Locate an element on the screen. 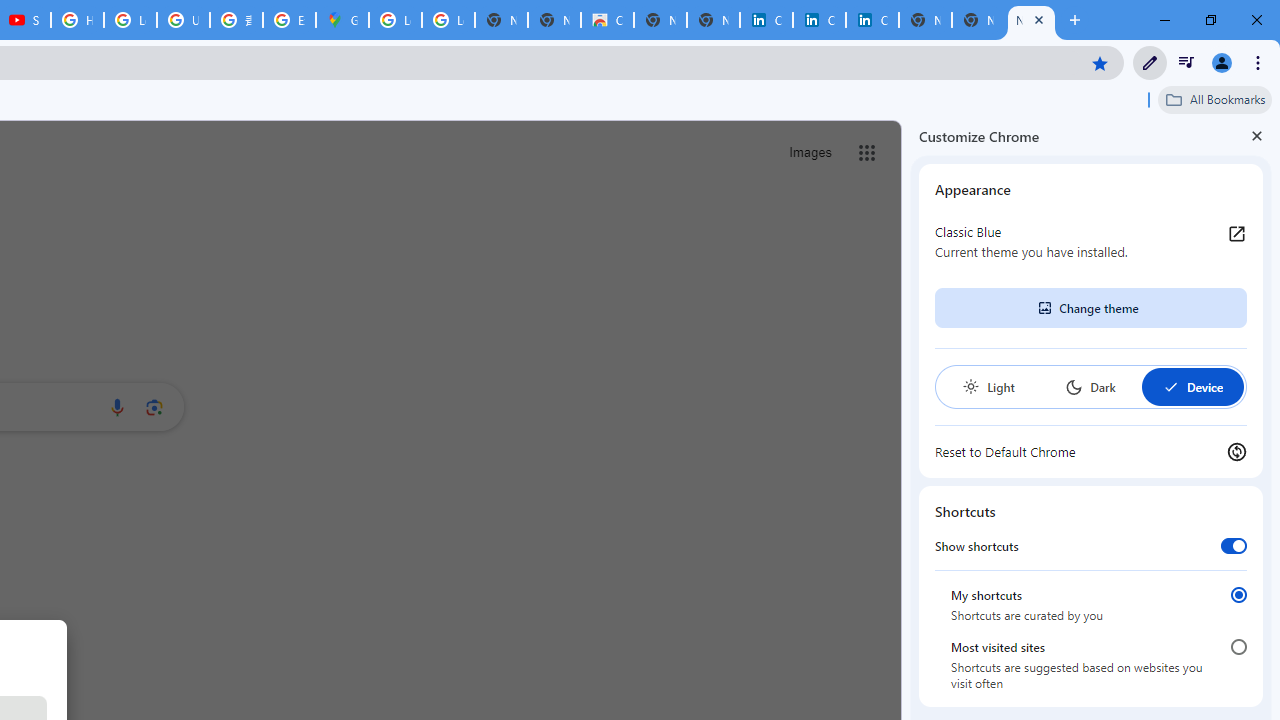  'Explore new street-level details - Google Maps Help' is located at coordinates (288, 20).